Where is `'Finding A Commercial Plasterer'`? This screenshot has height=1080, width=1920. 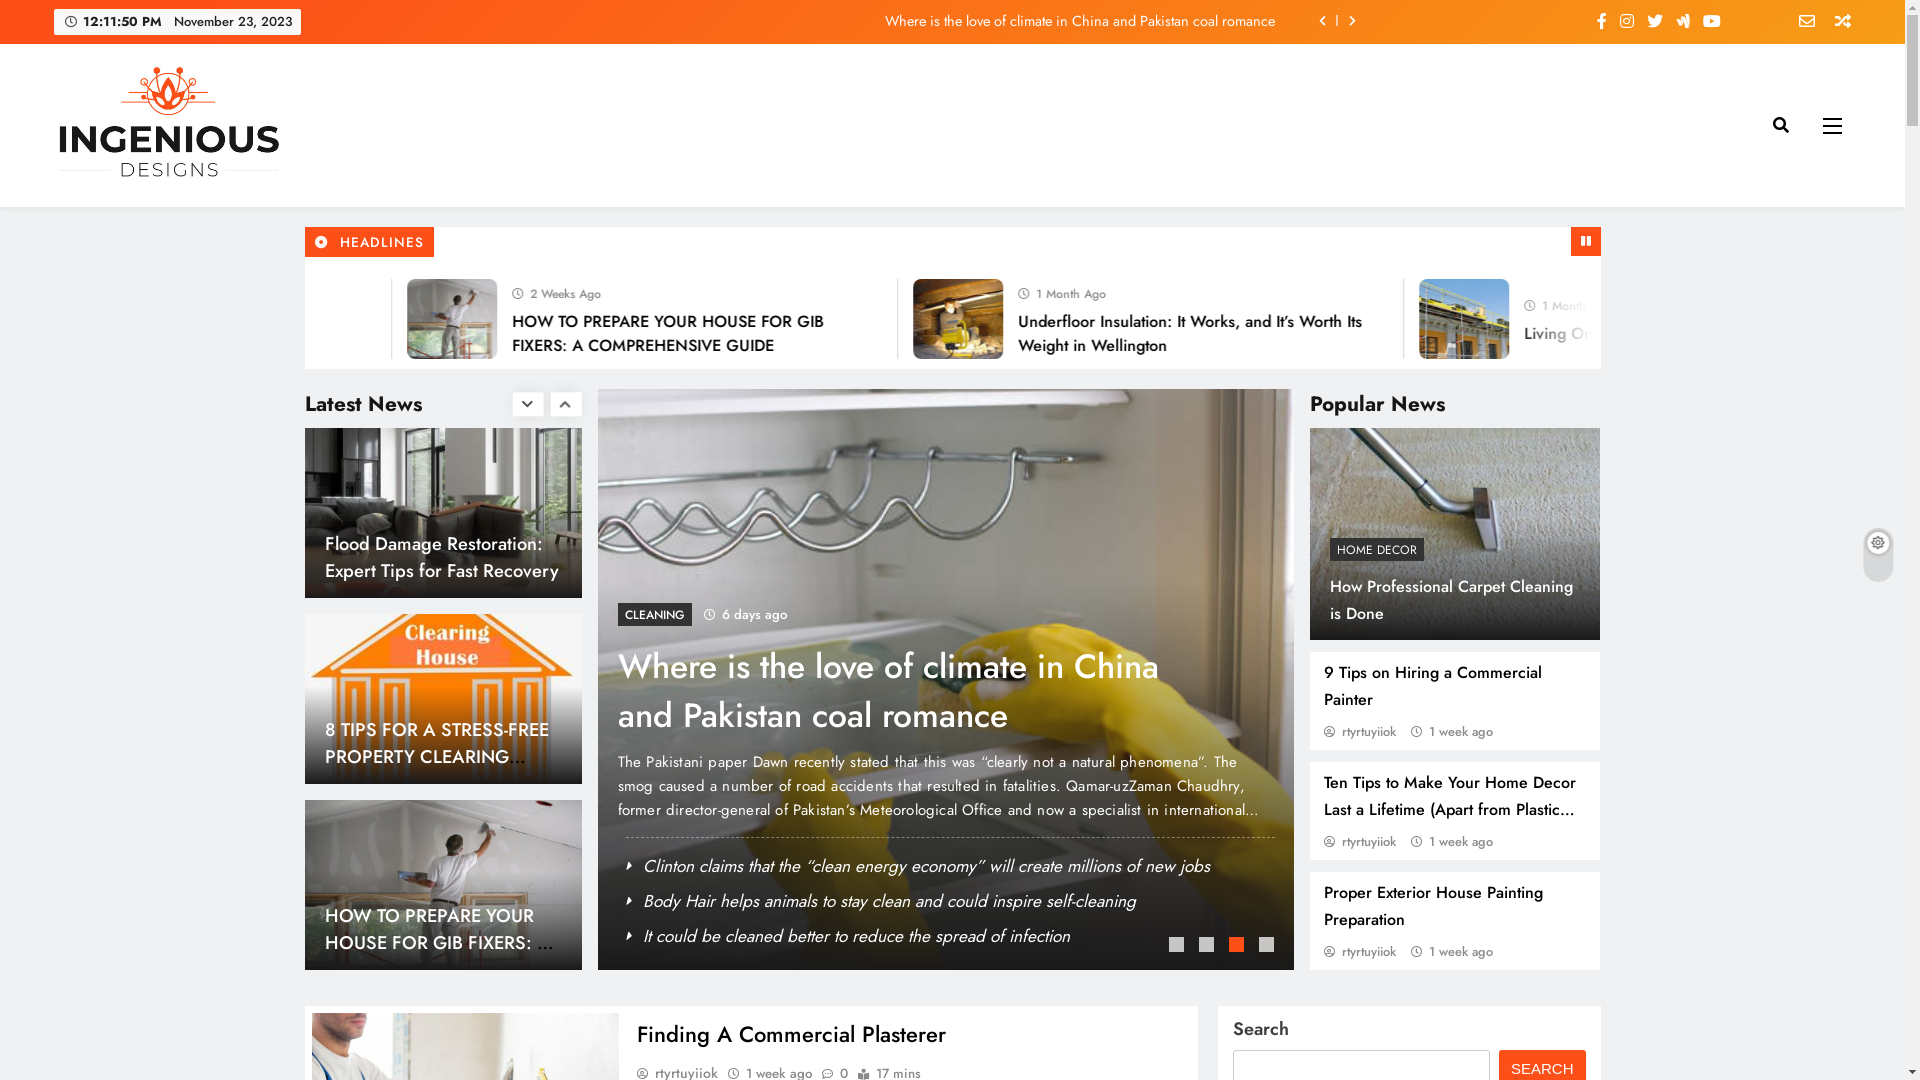
'Finding A Commercial Plasterer' is located at coordinates (790, 1033).